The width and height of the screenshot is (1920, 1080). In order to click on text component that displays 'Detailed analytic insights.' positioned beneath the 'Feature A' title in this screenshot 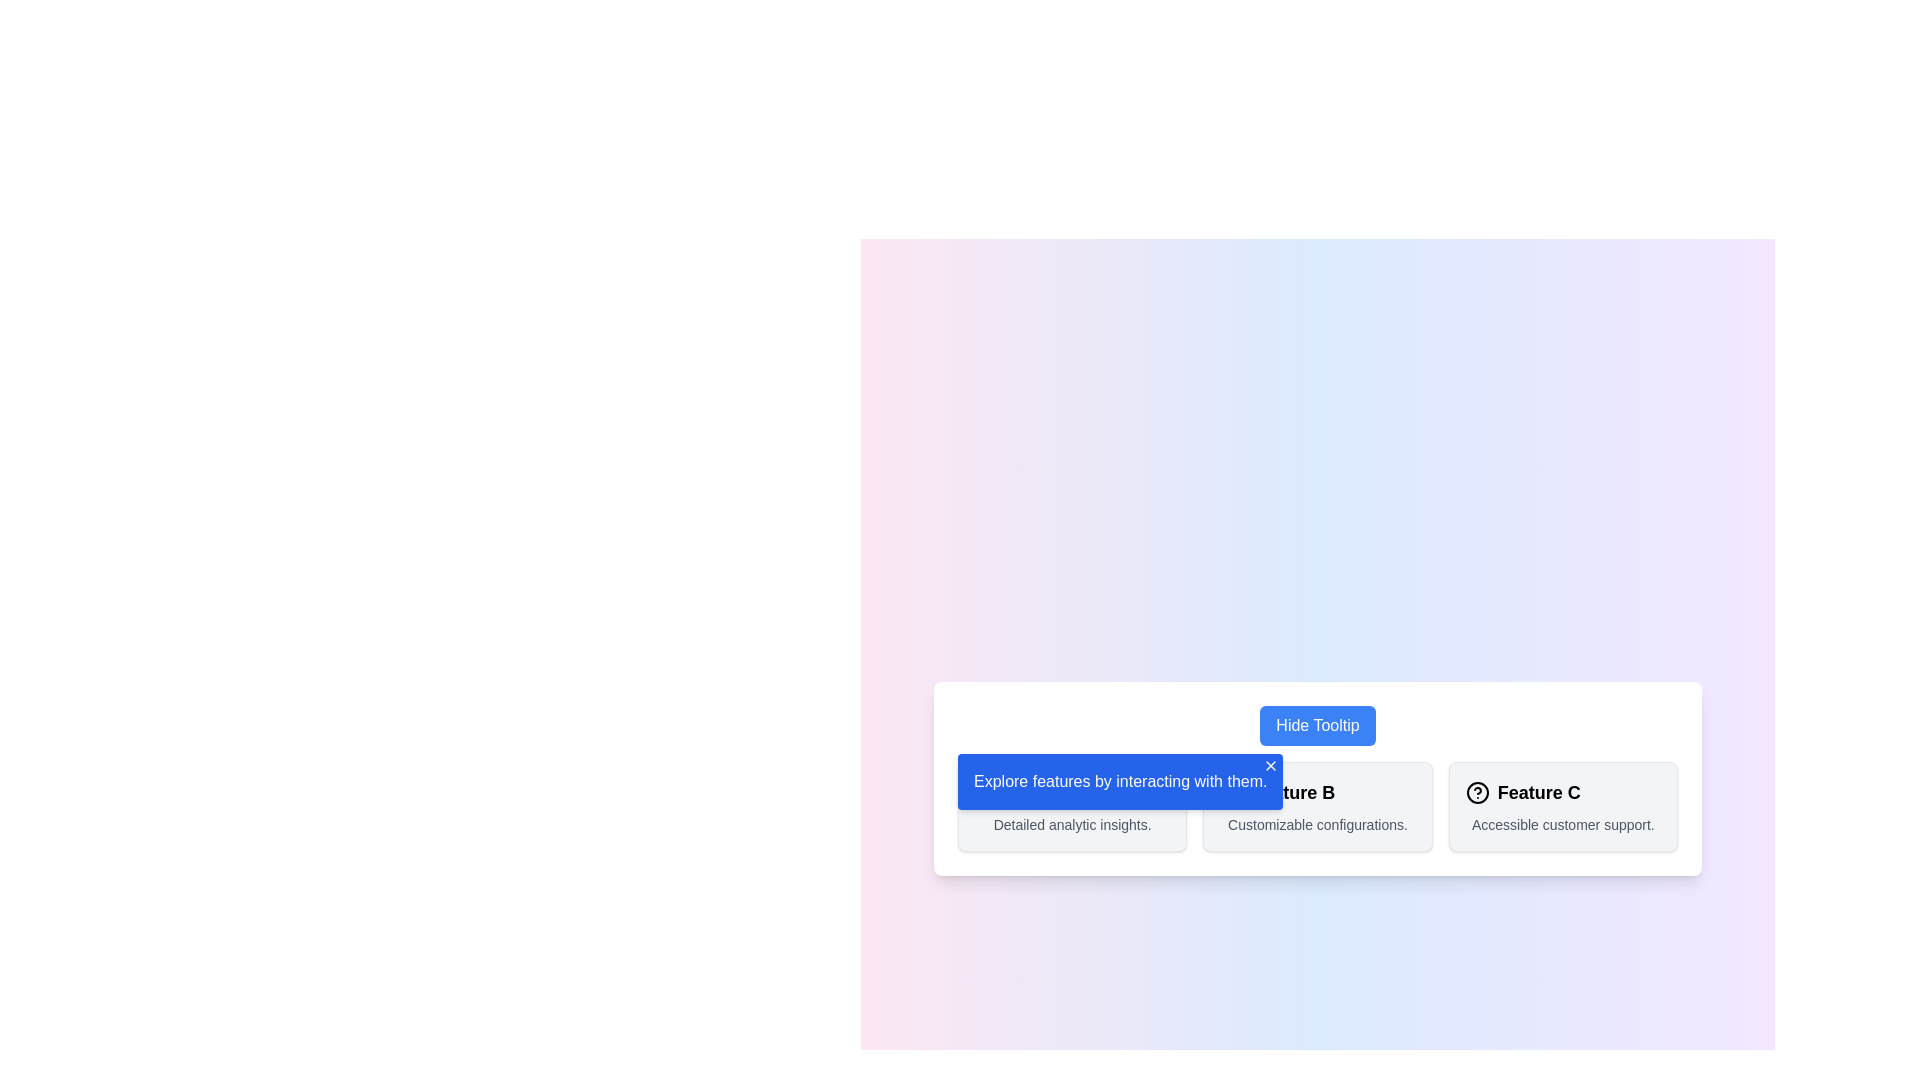, I will do `click(1071, 825)`.